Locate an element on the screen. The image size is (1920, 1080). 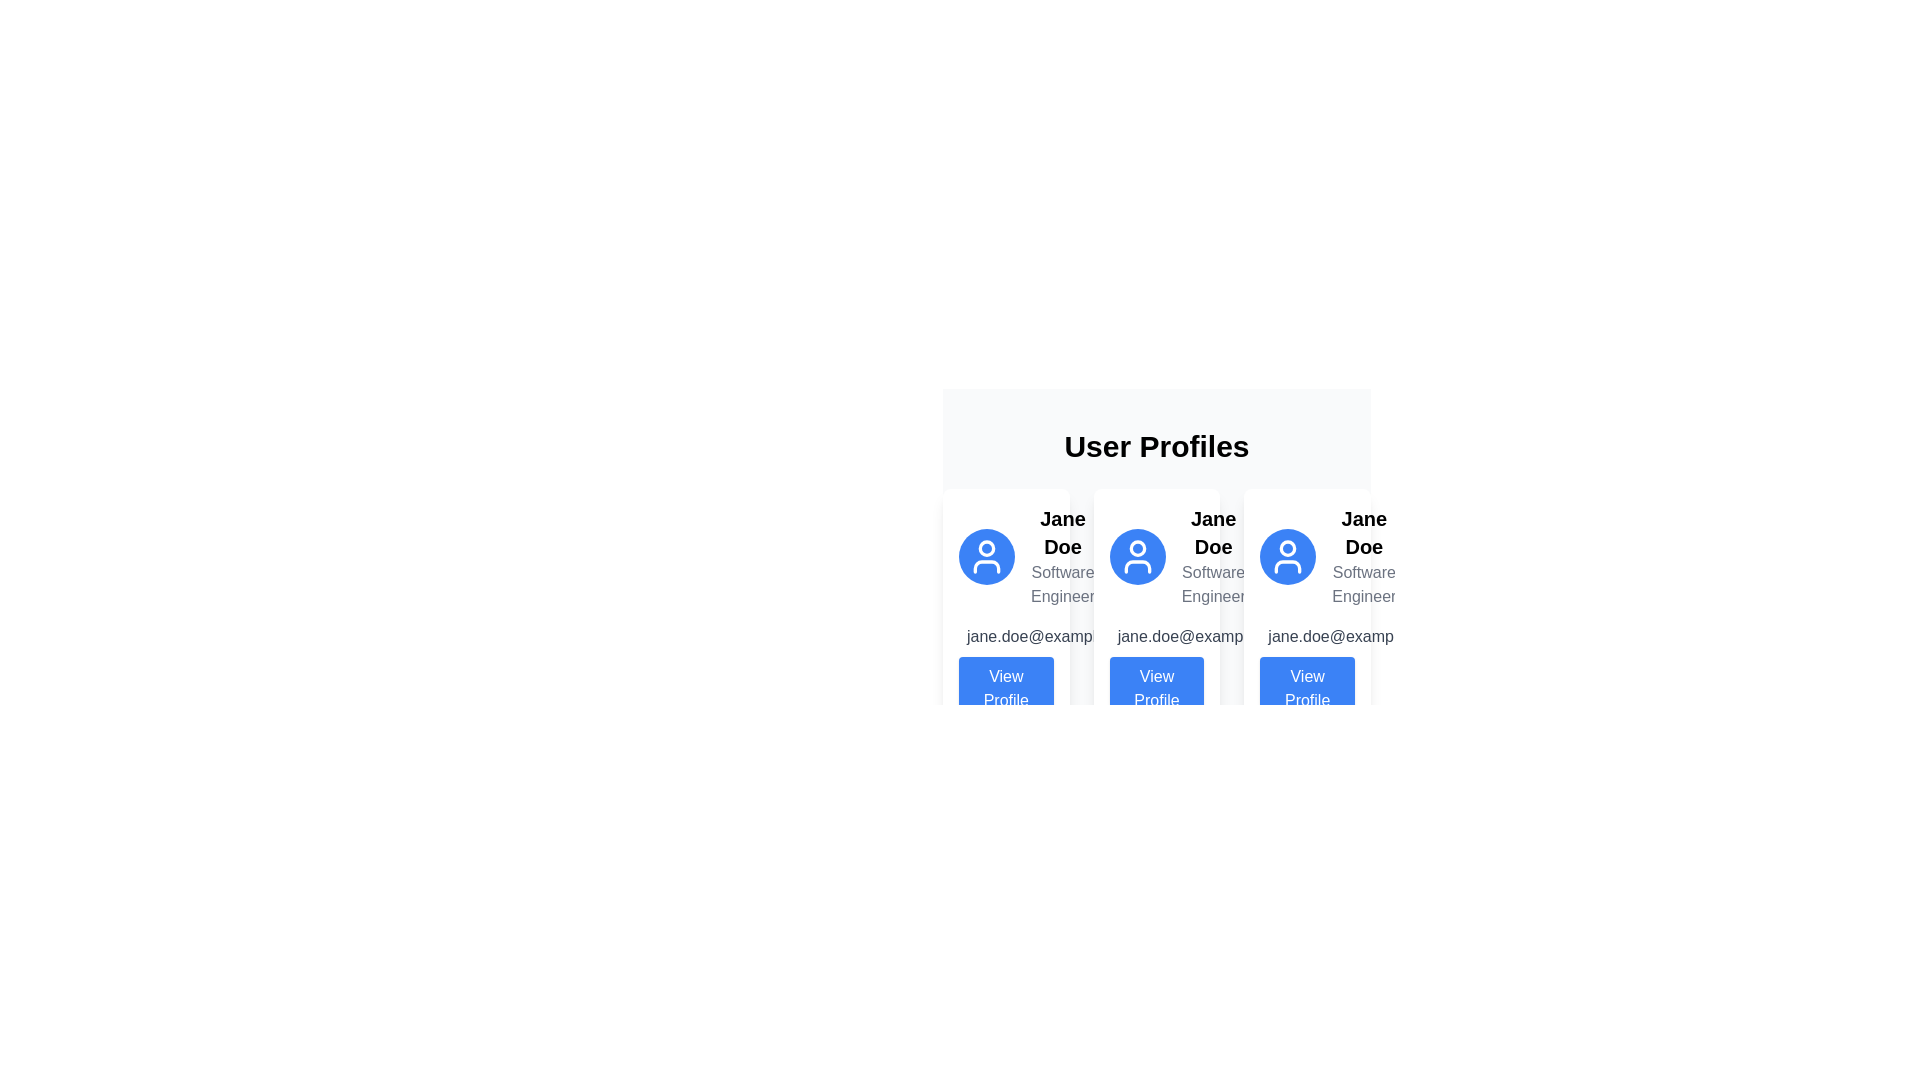
the SVG-based user profile icon located in the first user profile card, centered within the blue circle at the top of the card is located at coordinates (987, 556).